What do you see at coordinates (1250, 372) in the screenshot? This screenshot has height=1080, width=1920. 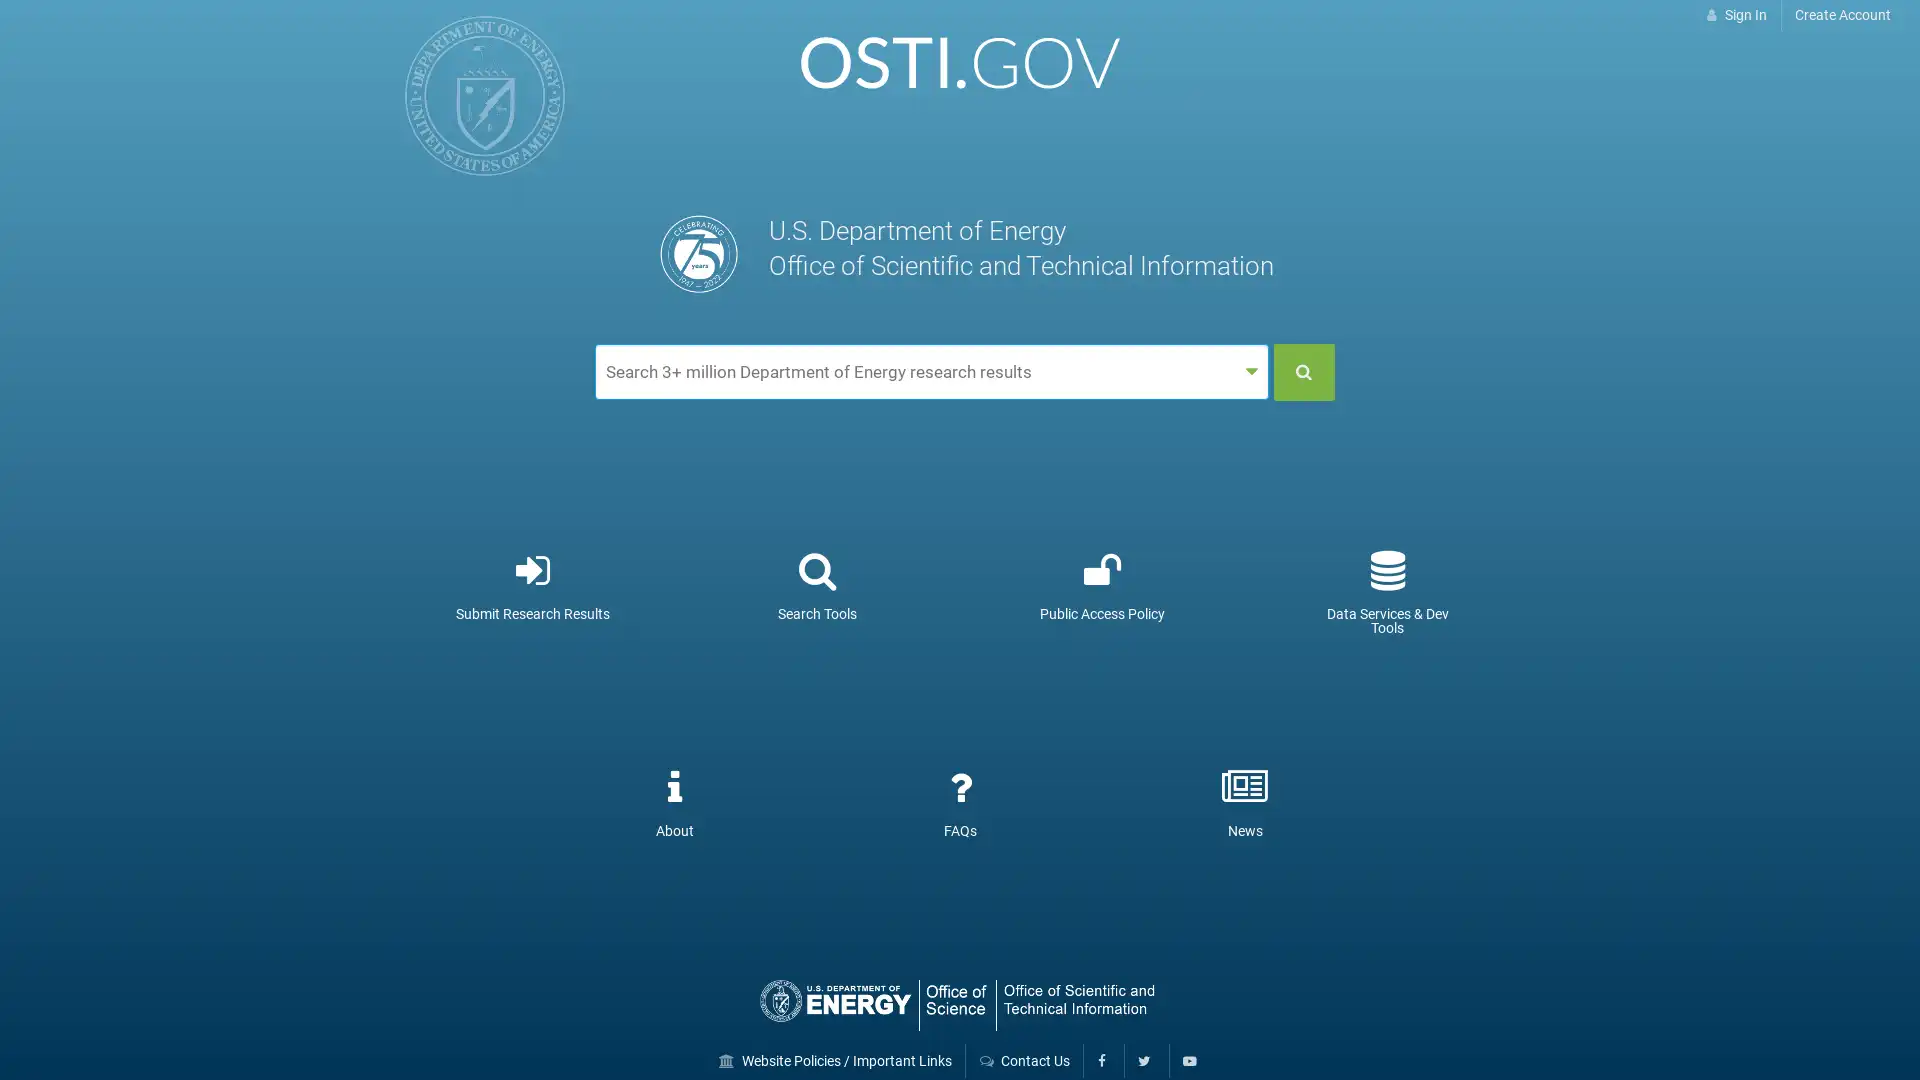 I see `Advanced search options` at bounding box center [1250, 372].